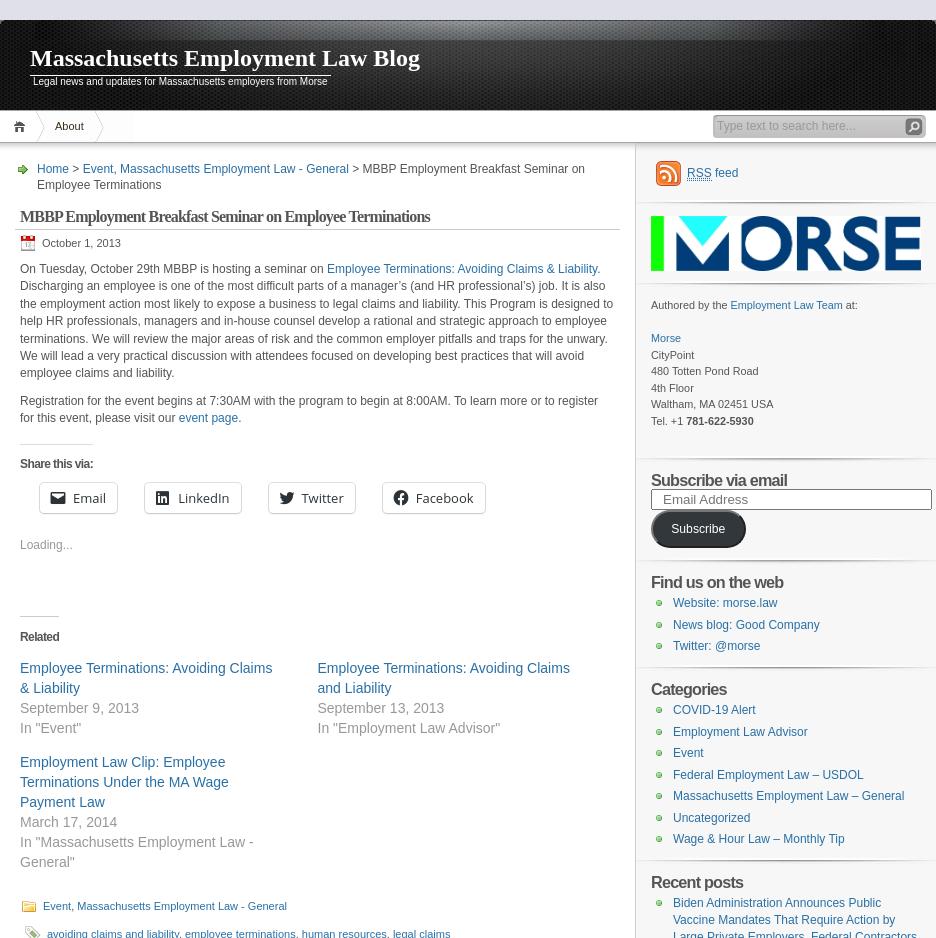 The height and width of the screenshot is (938, 936). What do you see at coordinates (88, 497) in the screenshot?
I see `'Email'` at bounding box center [88, 497].